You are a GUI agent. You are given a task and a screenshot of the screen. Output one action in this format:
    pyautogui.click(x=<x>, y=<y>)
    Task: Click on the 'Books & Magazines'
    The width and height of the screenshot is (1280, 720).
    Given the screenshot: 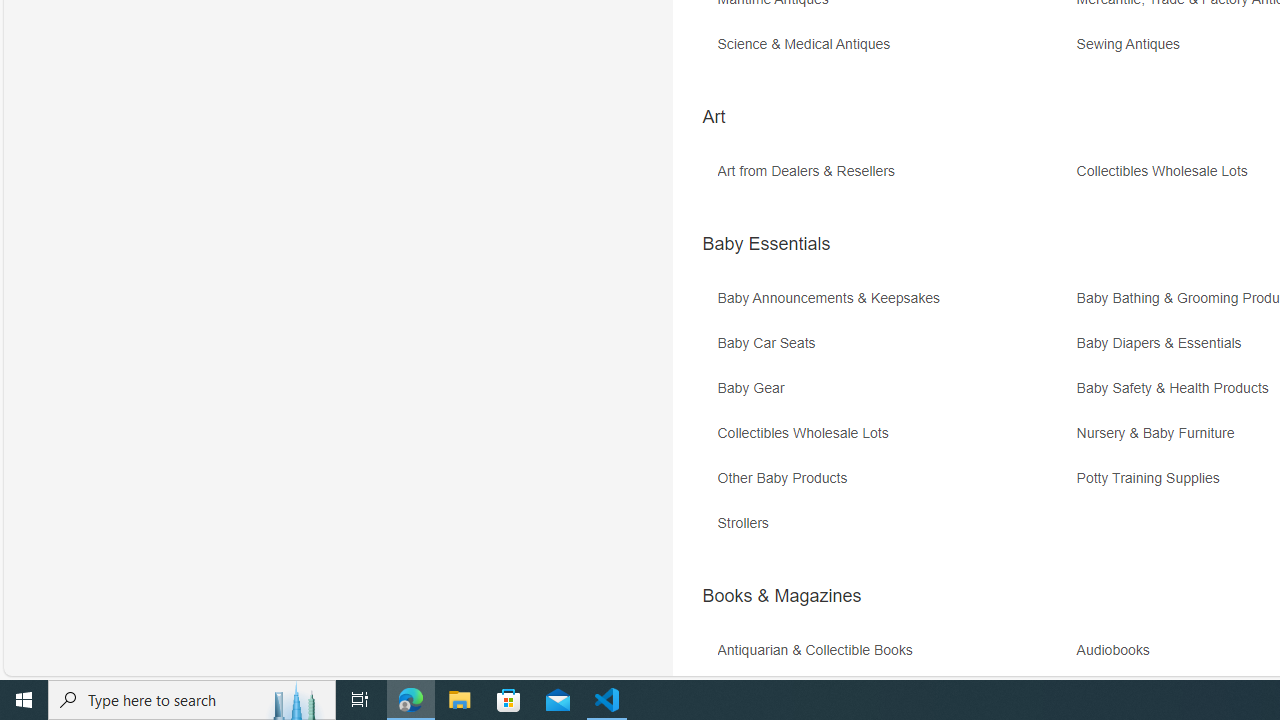 What is the action you would take?
    pyautogui.click(x=780, y=595)
    